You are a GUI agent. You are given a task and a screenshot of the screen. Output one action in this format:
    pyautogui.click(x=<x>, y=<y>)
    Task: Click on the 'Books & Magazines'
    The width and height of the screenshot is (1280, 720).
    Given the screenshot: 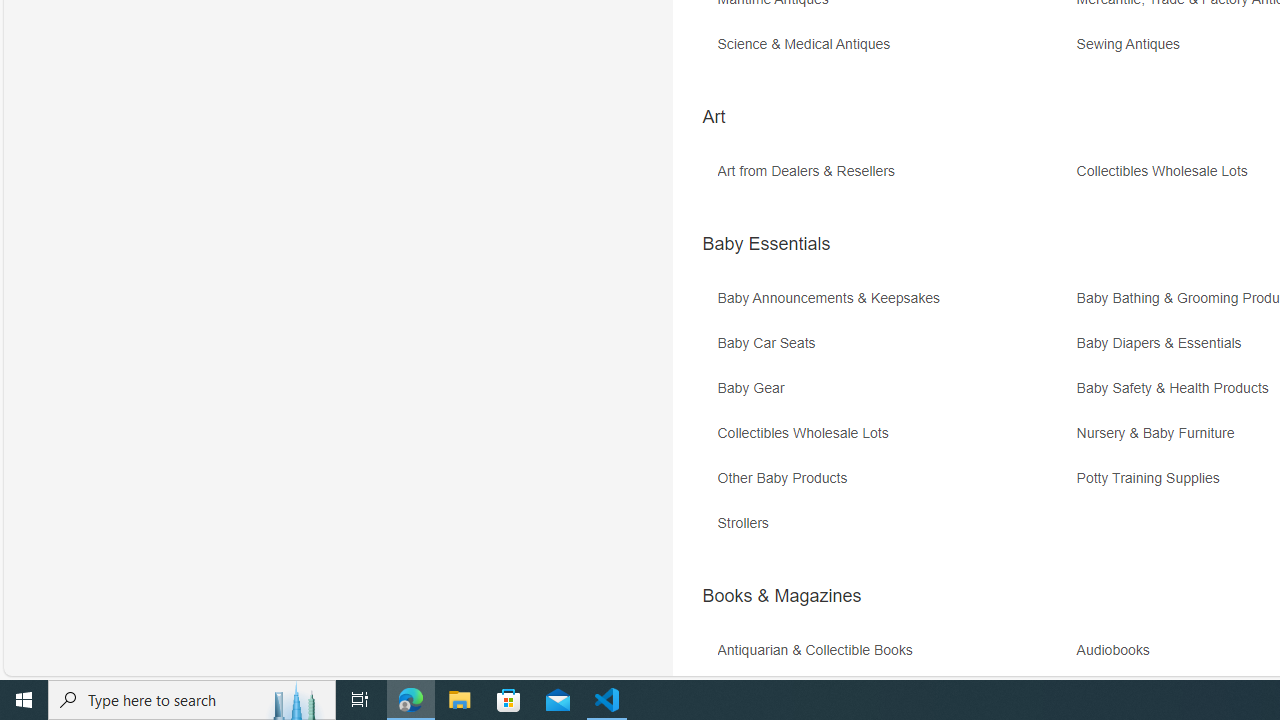 What is the action you would take?
    pyautogui.click(x=780, y=595)
    